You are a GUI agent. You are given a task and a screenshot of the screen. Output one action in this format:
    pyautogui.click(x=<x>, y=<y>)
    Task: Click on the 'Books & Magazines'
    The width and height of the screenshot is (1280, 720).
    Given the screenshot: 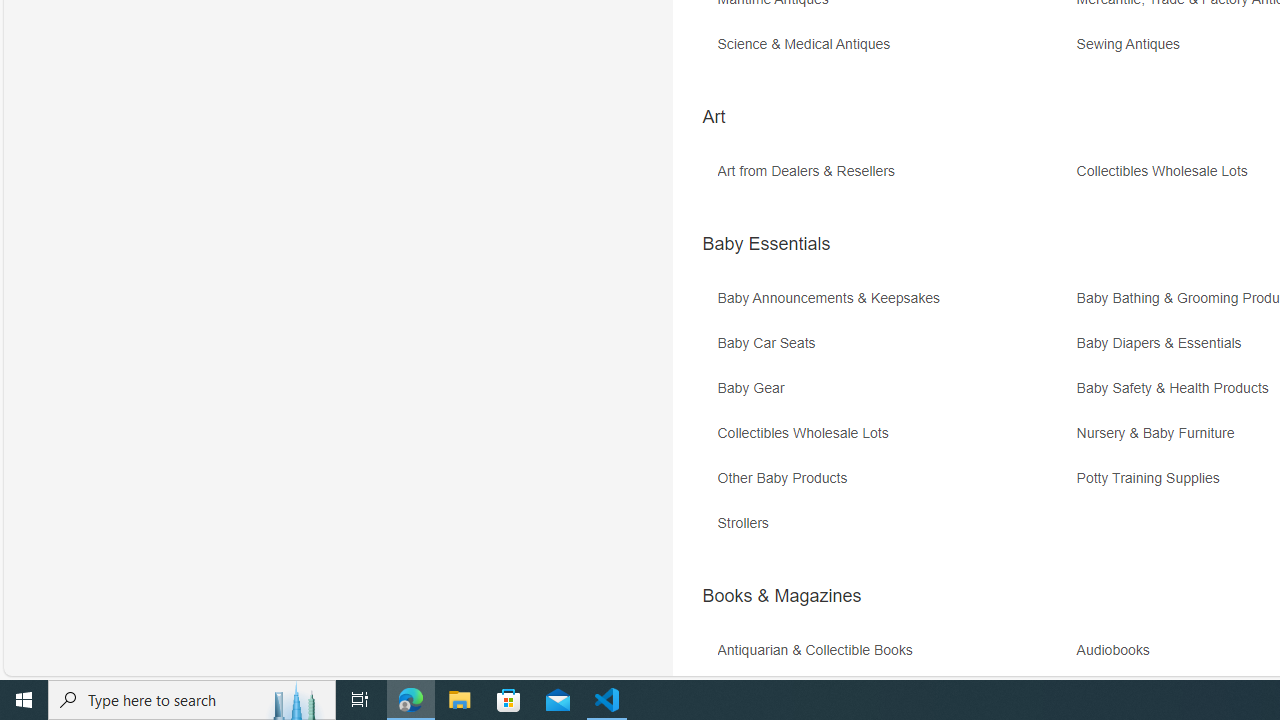 What is the action you would take?
    pyautogui.click(x=780, y=595)
    